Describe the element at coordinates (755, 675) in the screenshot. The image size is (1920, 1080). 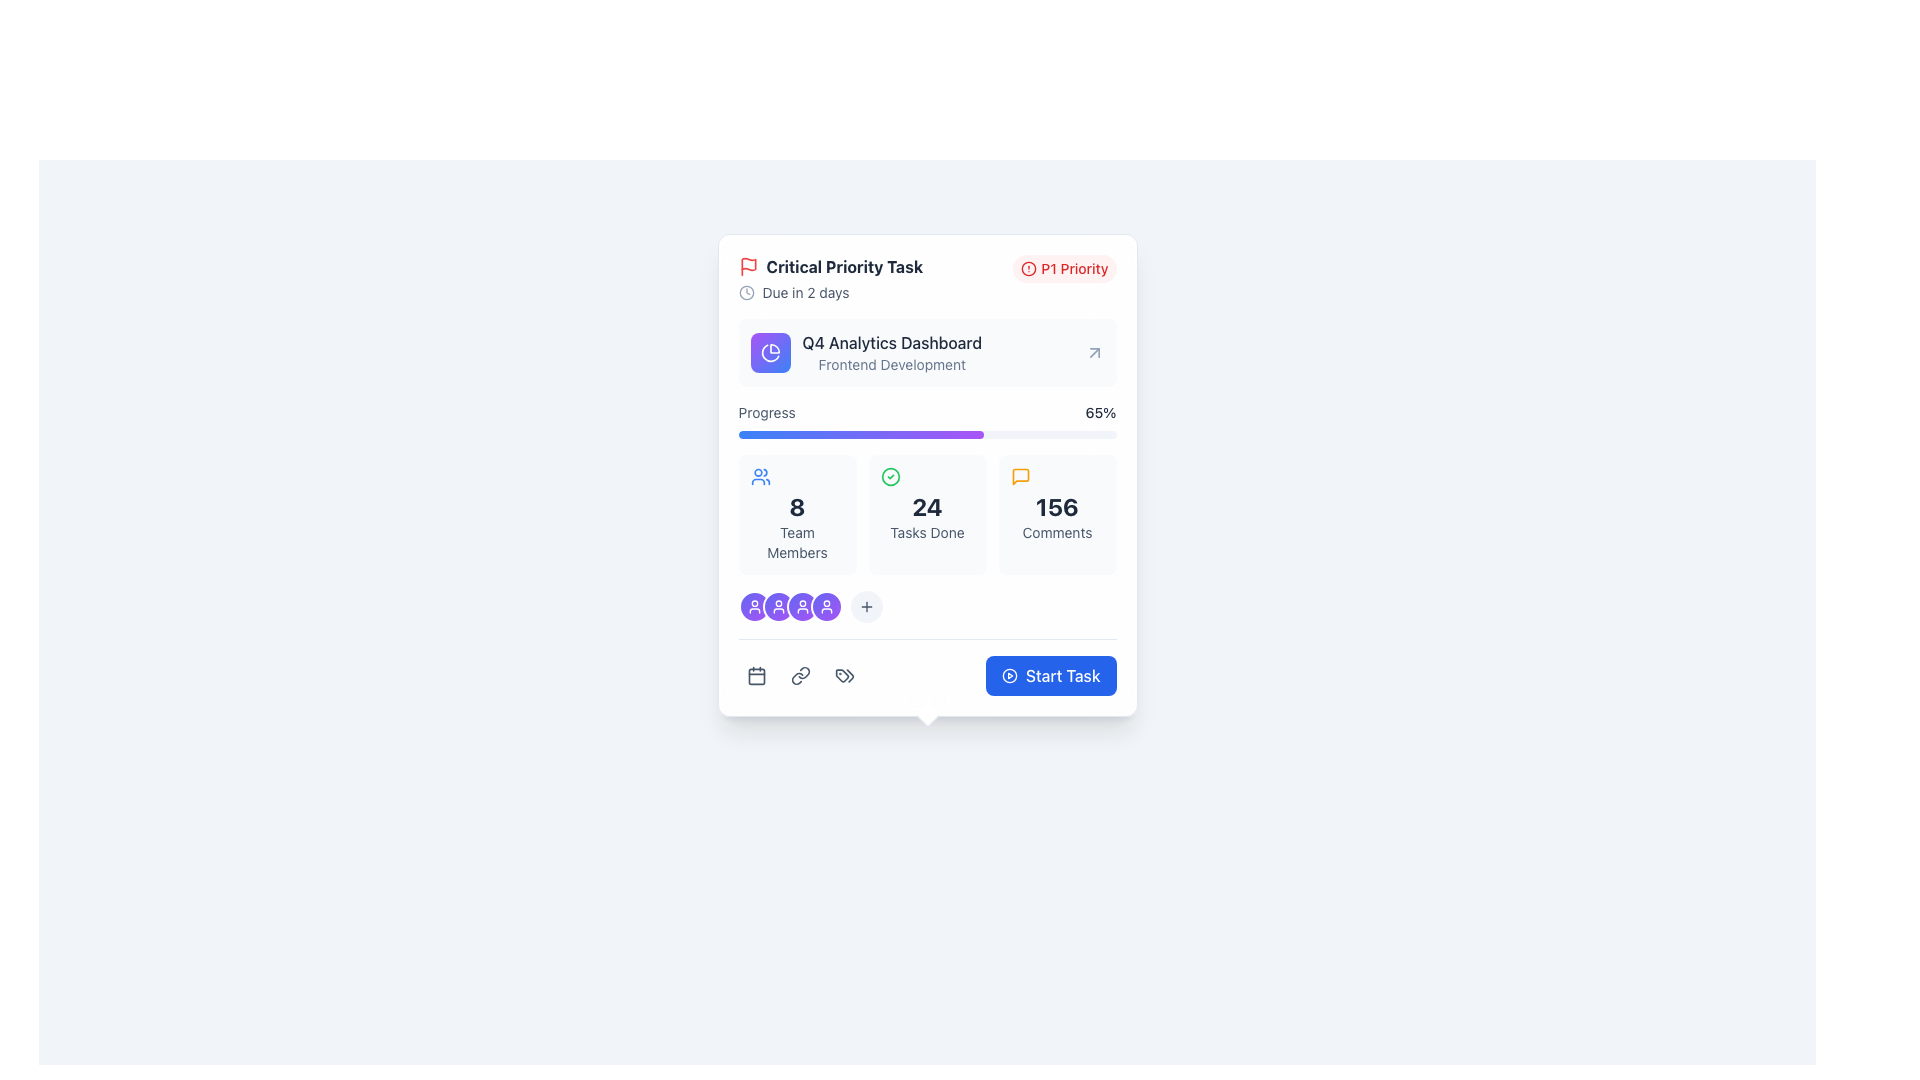
I see `the first icon button in the lower section of the card layout` at that location.